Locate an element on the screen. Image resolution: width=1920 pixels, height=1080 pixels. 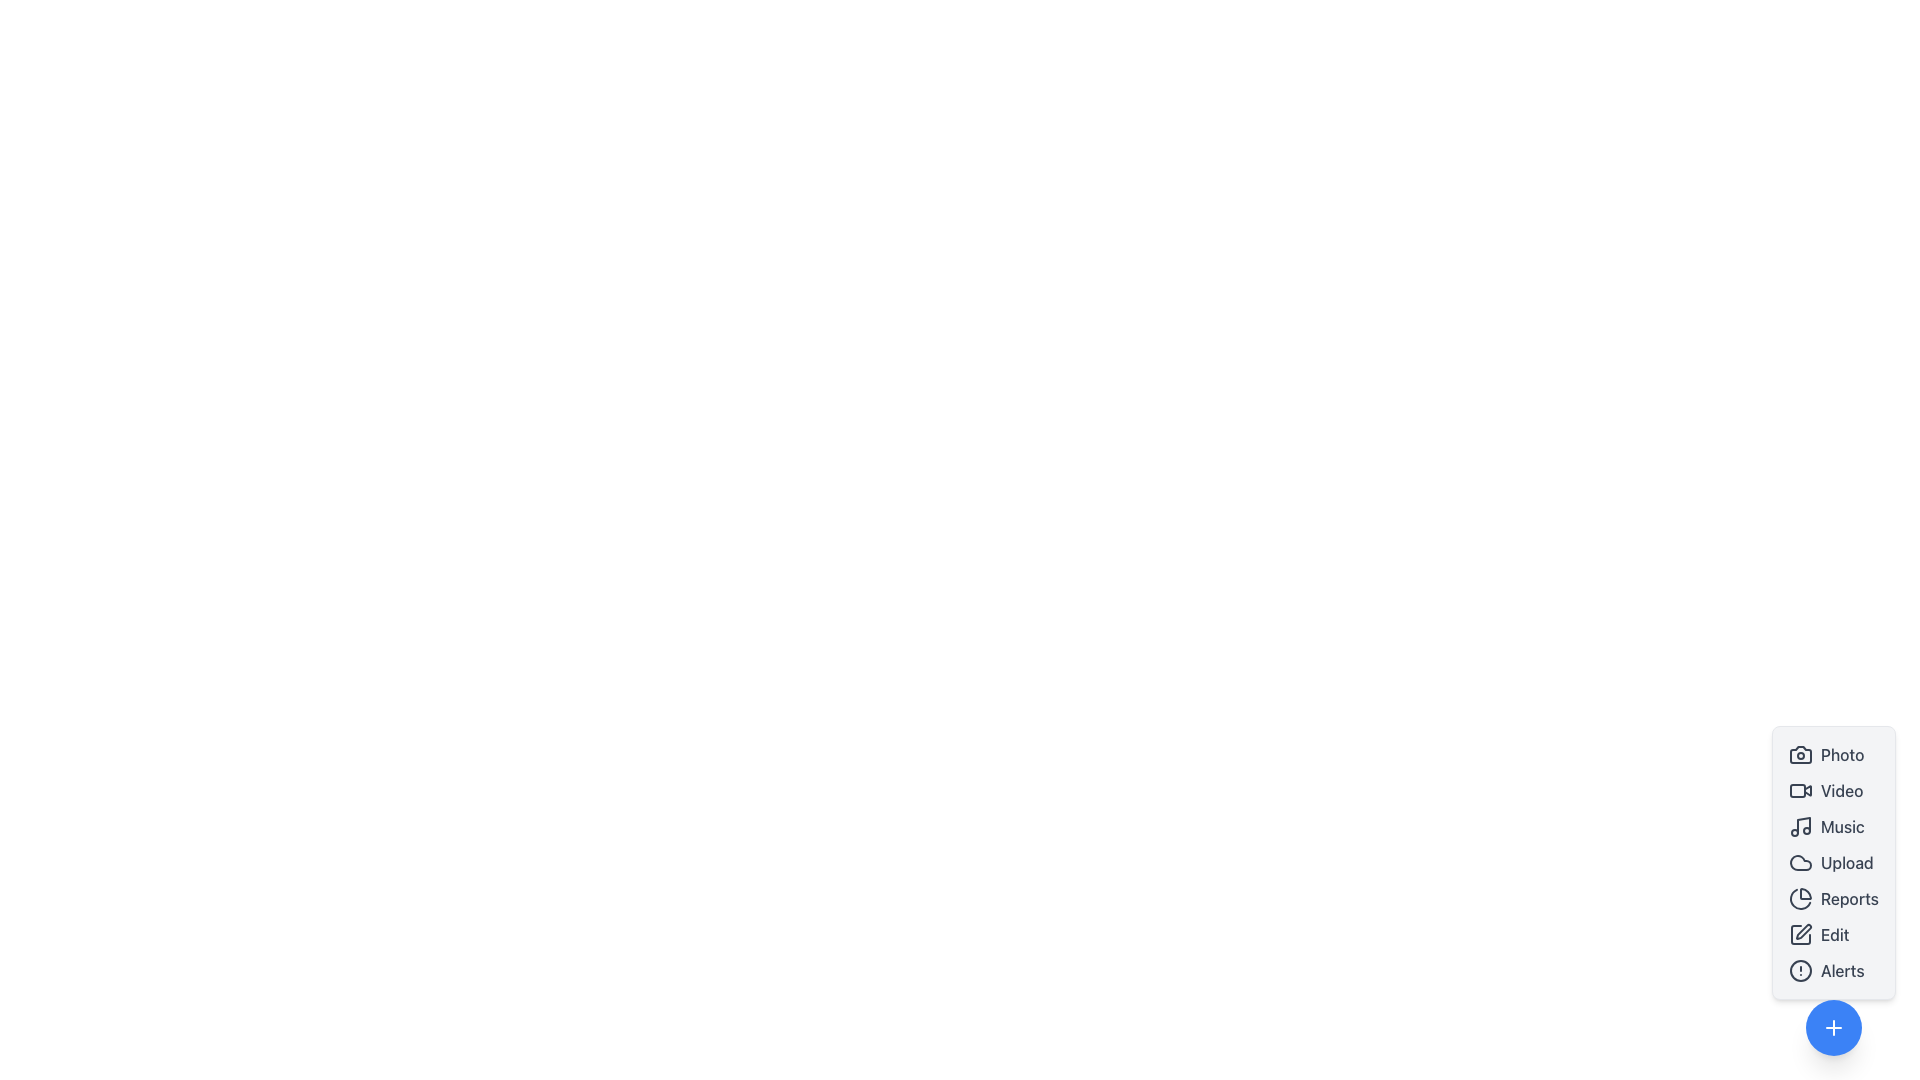
the interactive action button located at the bottom right corner of the interface is located at coordinates (1833, 1028).